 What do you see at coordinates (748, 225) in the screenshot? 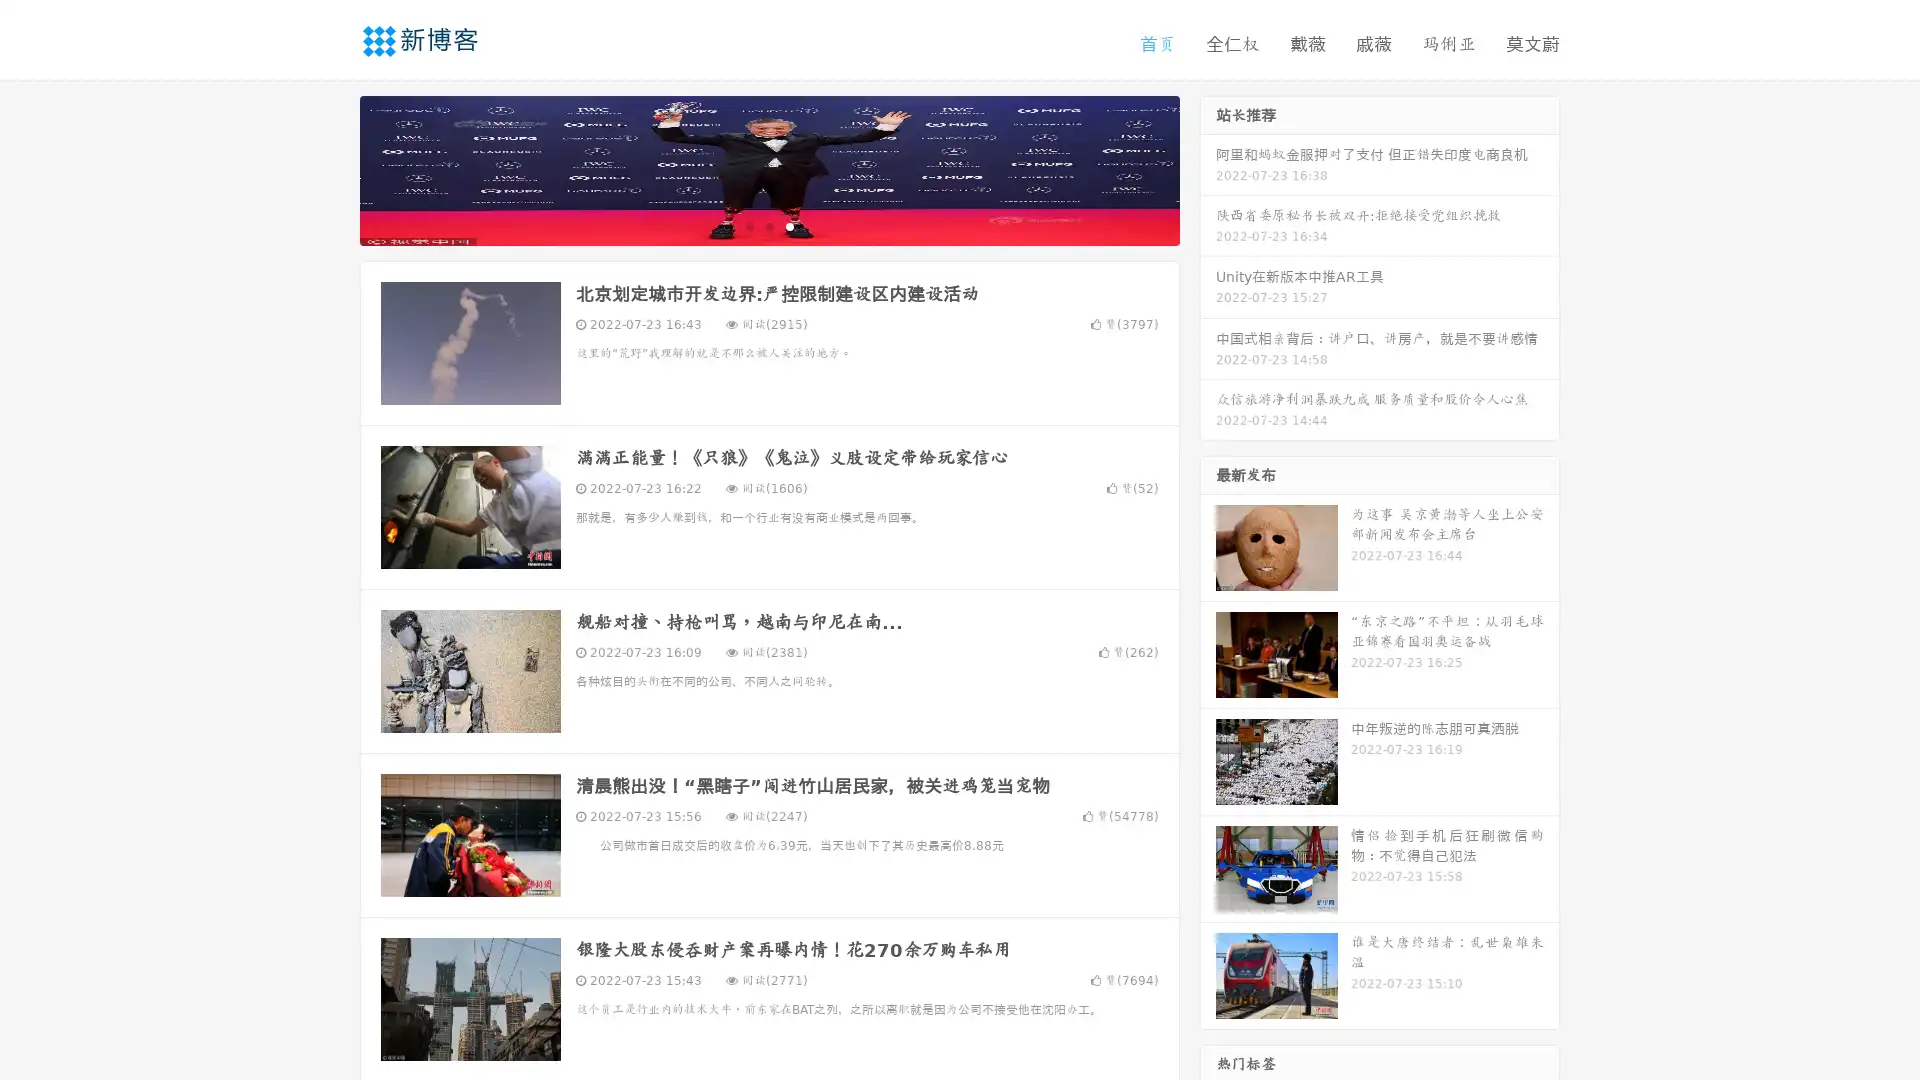
I see `Go to slide 1` at bounding box center [748, 225].